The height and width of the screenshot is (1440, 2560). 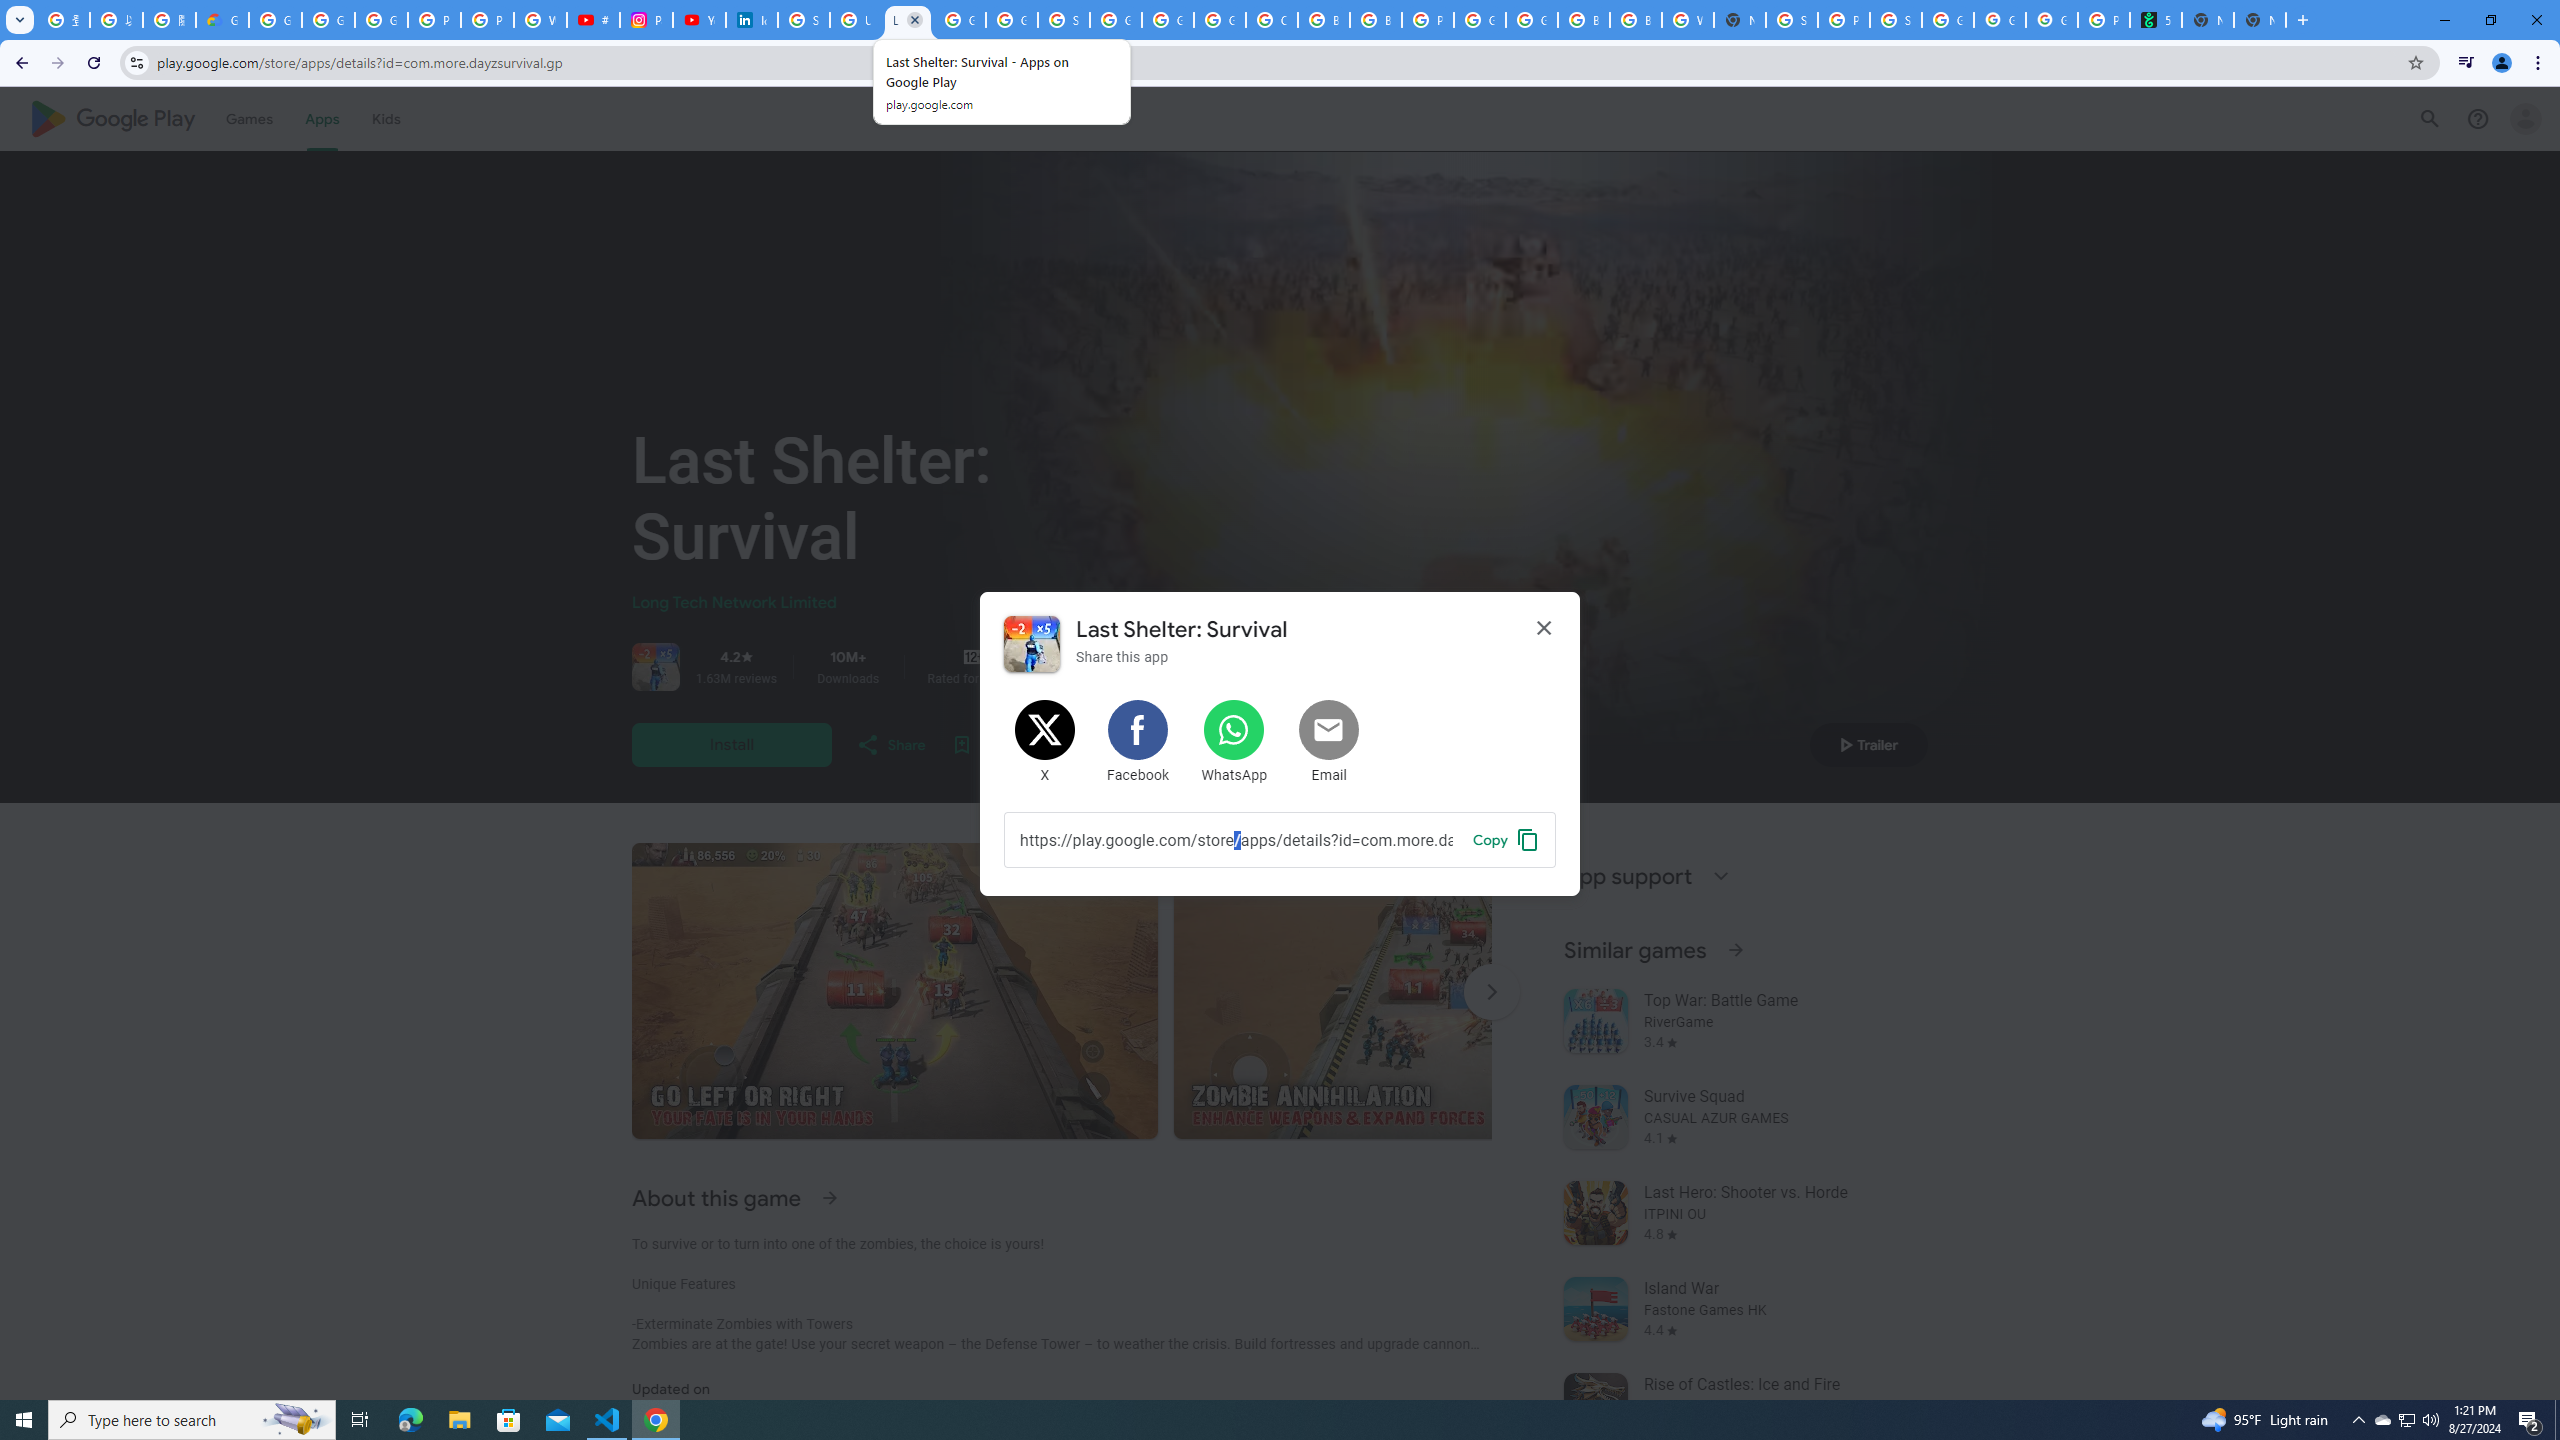 What do you see at coordinates (1044, 742) in the screenshot?
I see `'Share on X (formerly Twitter)'` at bounding box center [1044, 742].